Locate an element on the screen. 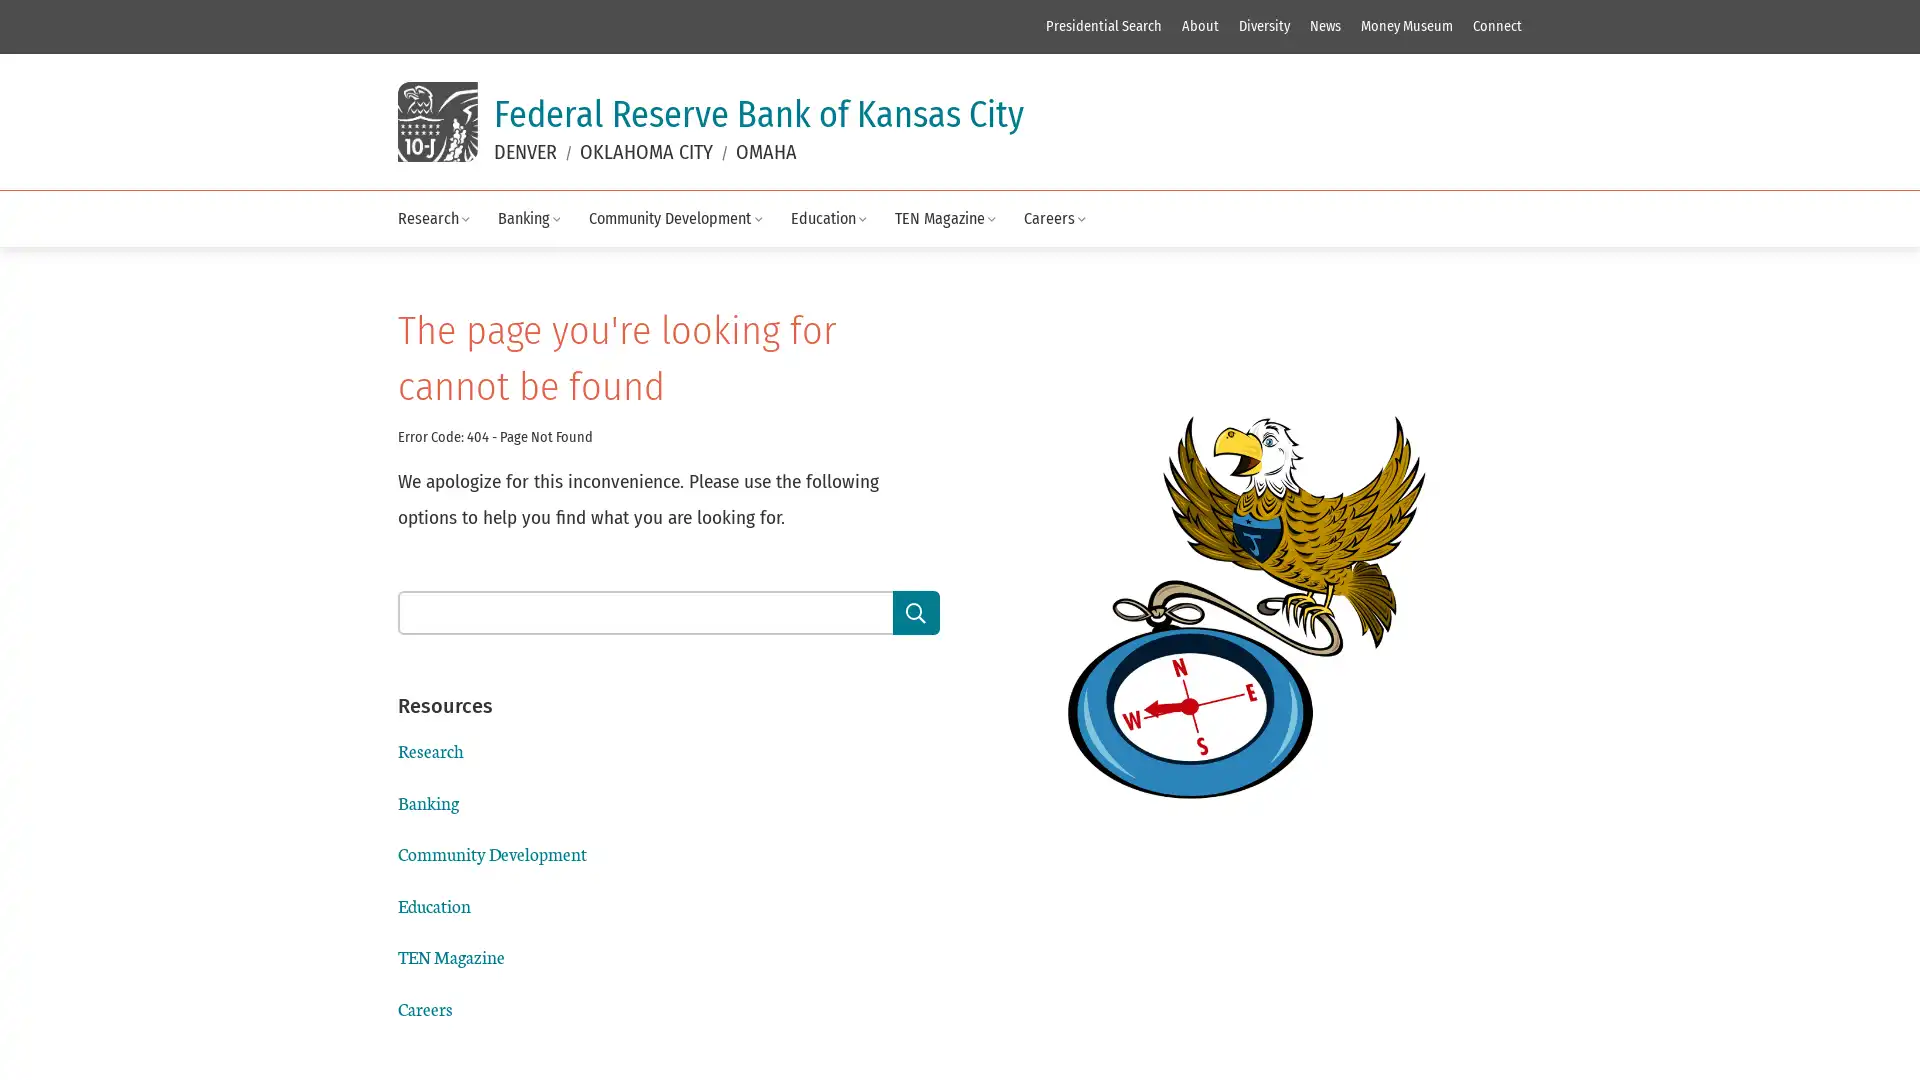 The image size is (1920, 1080). Banking is located at coordinates (529, 218).